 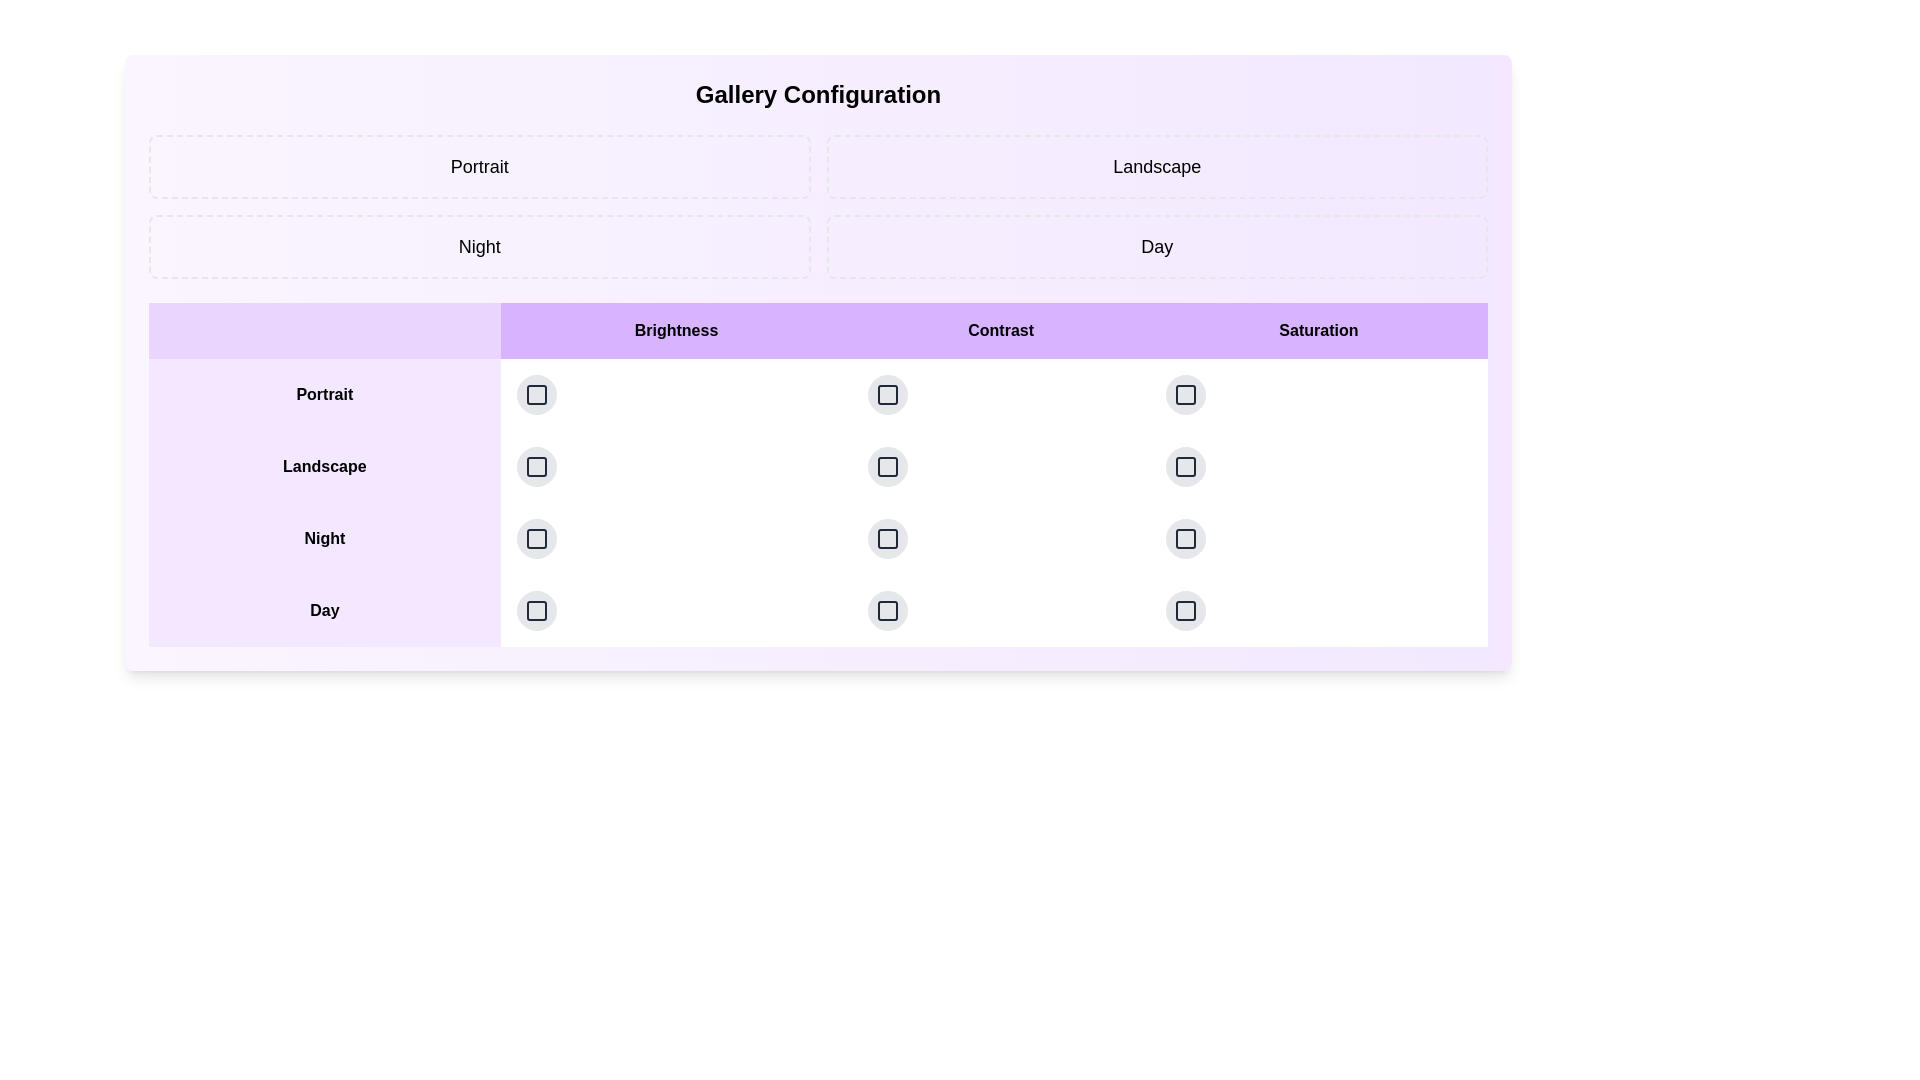 I want to click on the fourth static label in the vertical list of settings labels, which is positioned under a light purple section heading, following 'Portrait', 'Landscape', and 'Night', so click(x=324, y=609).